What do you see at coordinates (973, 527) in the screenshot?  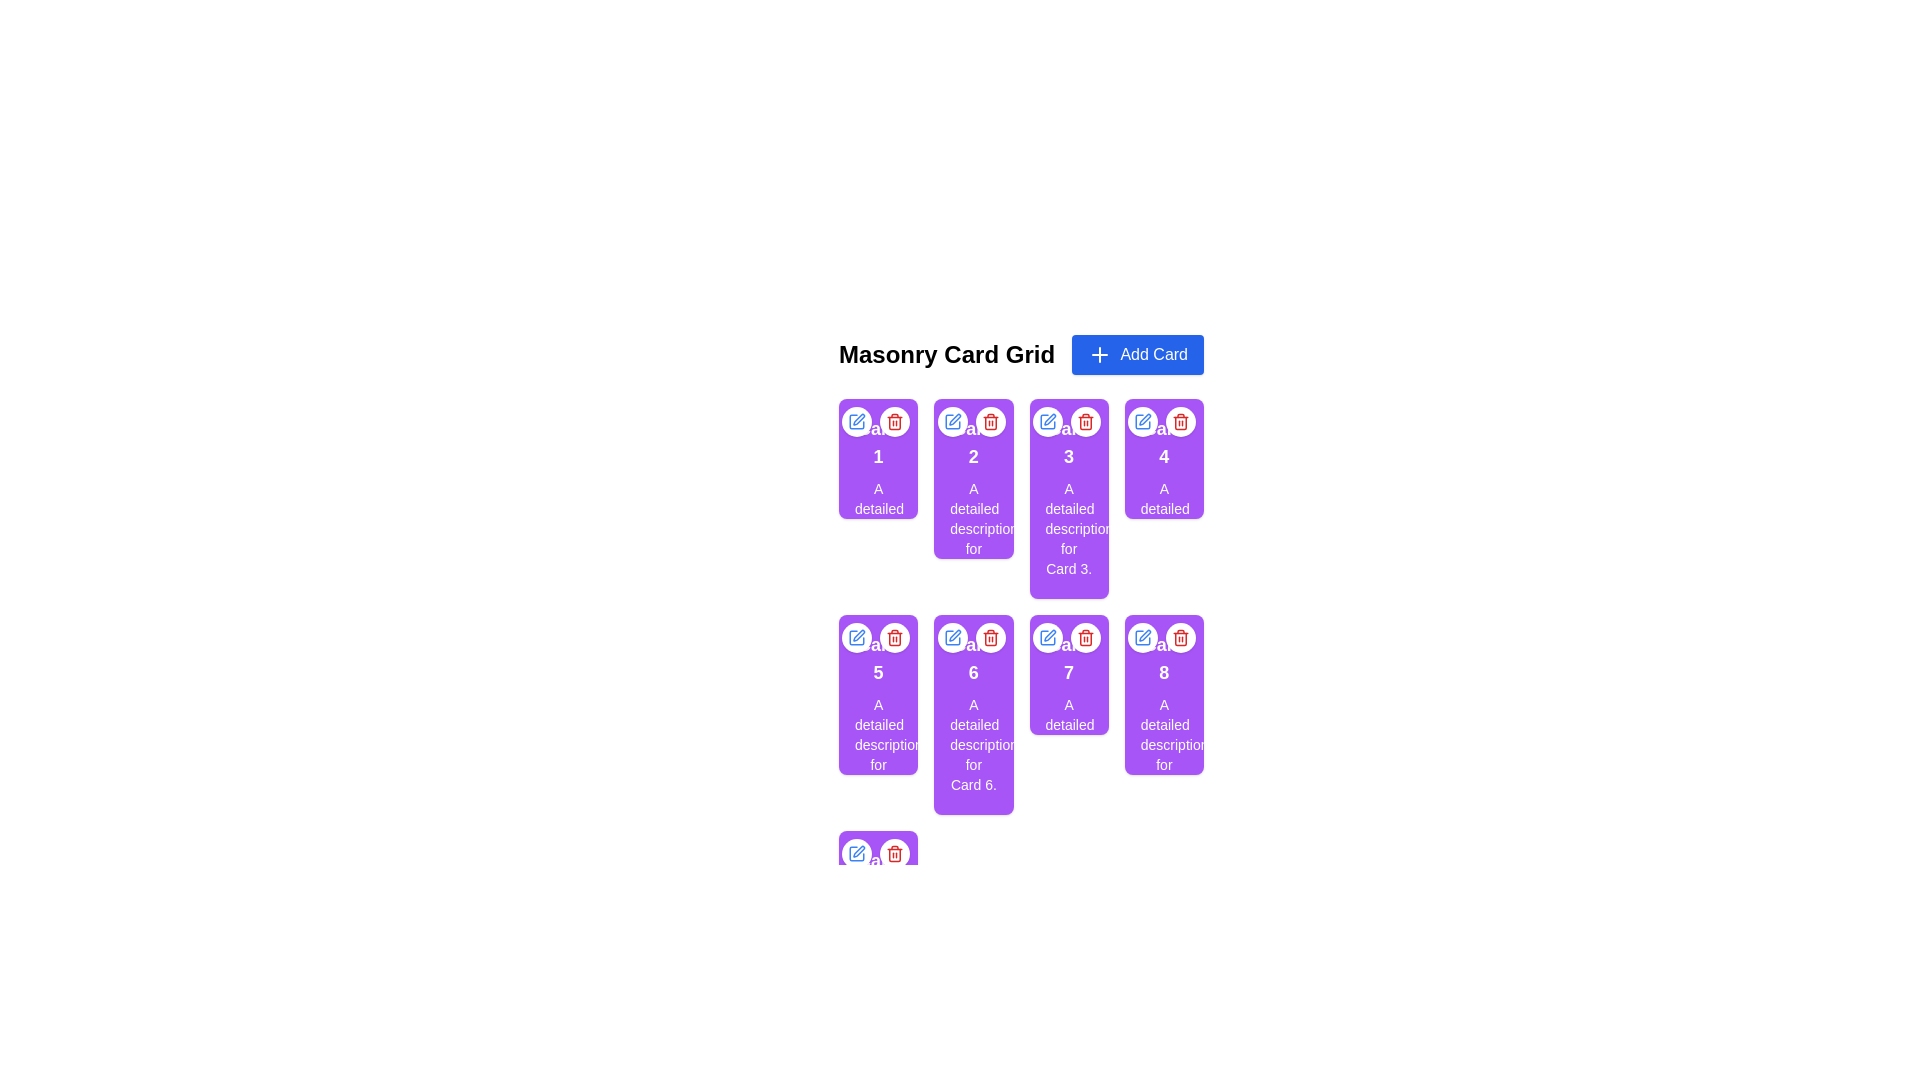 I see `description text displayed within the card labeled 'Card 2', which shows 'A detailed description for Card 2'` at bounding box center [973, 527].